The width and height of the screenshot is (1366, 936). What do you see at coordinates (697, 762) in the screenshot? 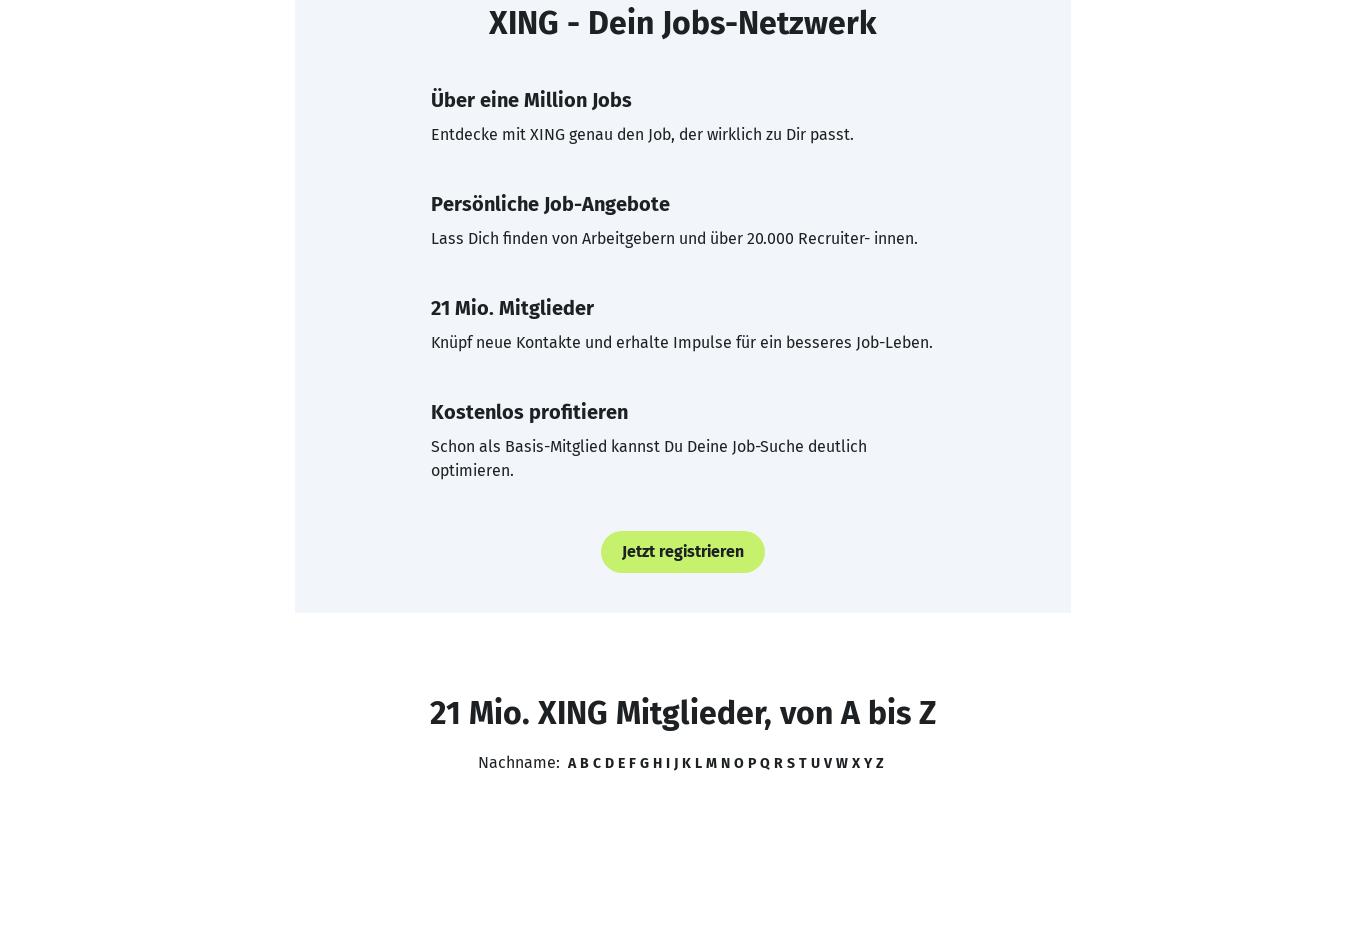
I see `'L'` at bounding box center [697, 762].